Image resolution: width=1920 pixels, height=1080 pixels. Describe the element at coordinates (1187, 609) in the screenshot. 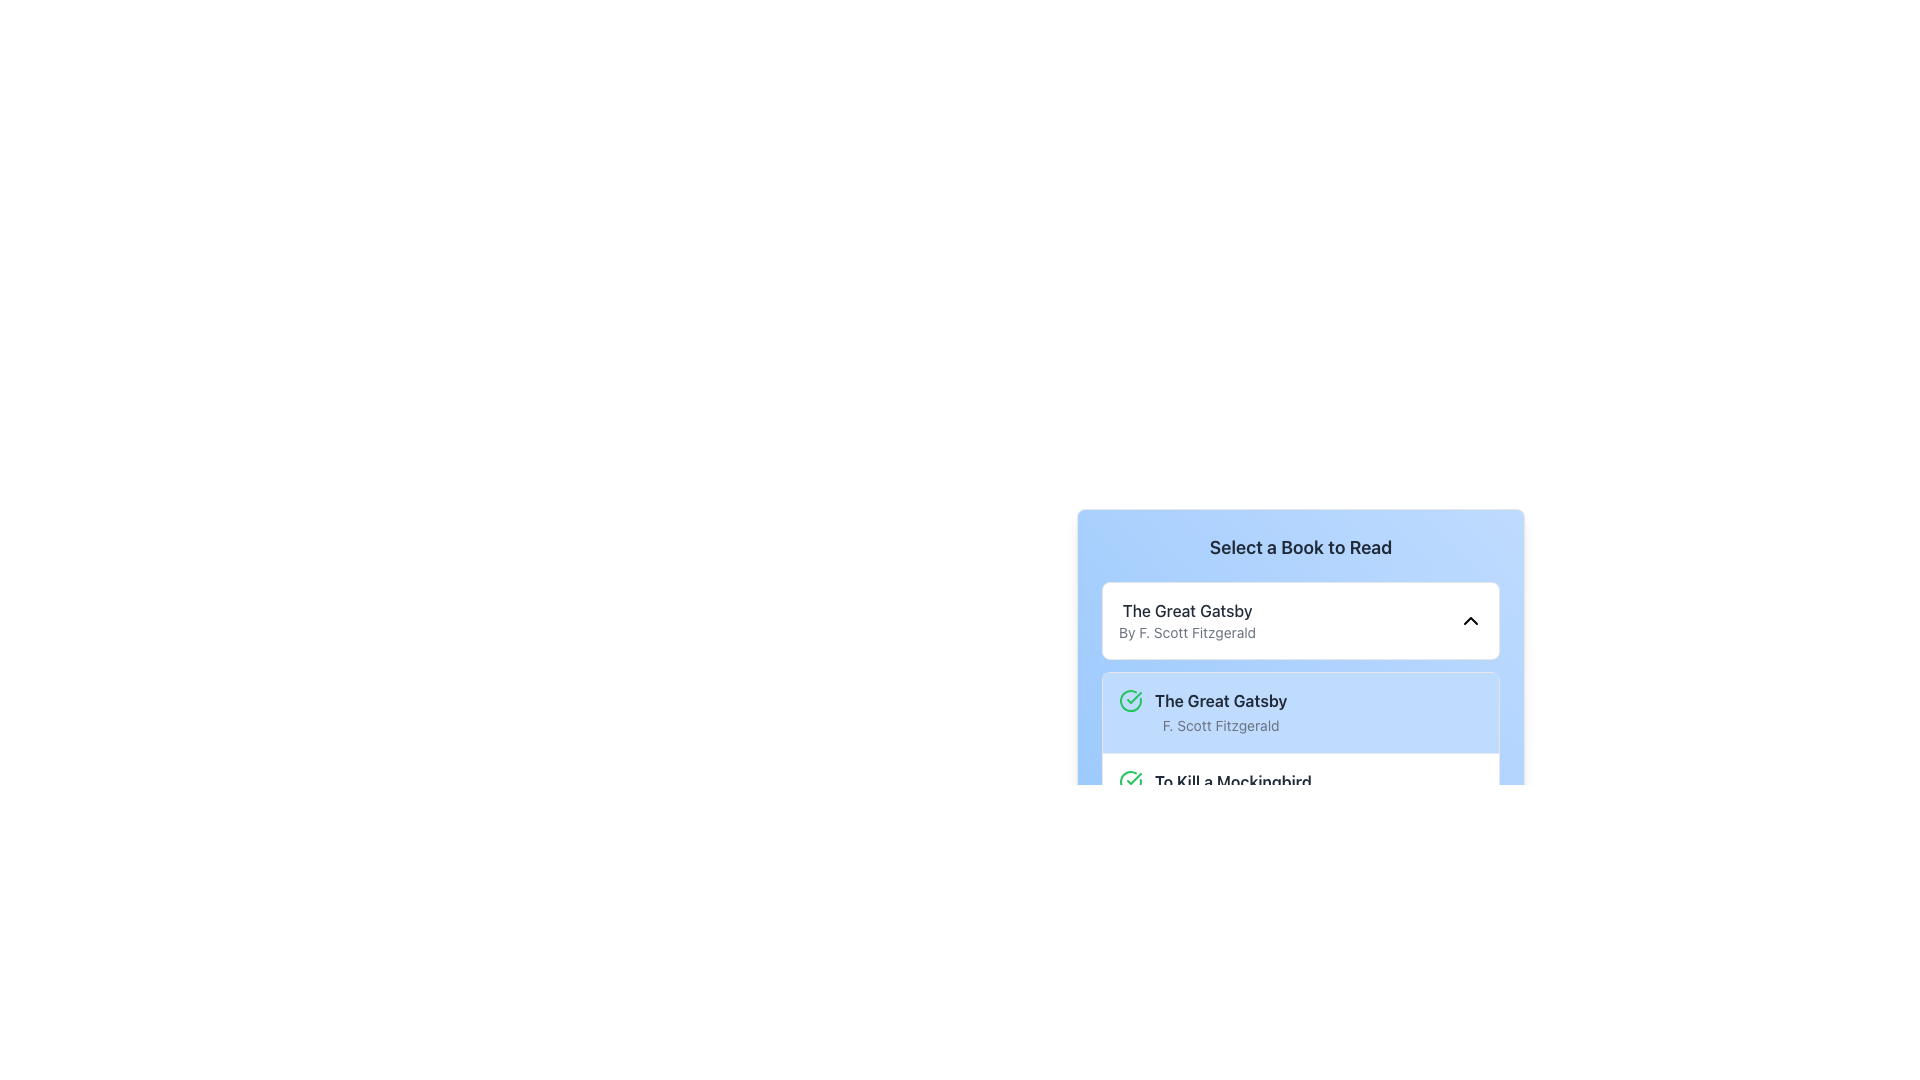

I see `the text label displaying the title 'The Great Gatsby' in bold, dark gray font, which is located above the author's name 'By F. Scott Fitzgerald' within the dropdown section below 'Select a Book to Read.'` at that location.